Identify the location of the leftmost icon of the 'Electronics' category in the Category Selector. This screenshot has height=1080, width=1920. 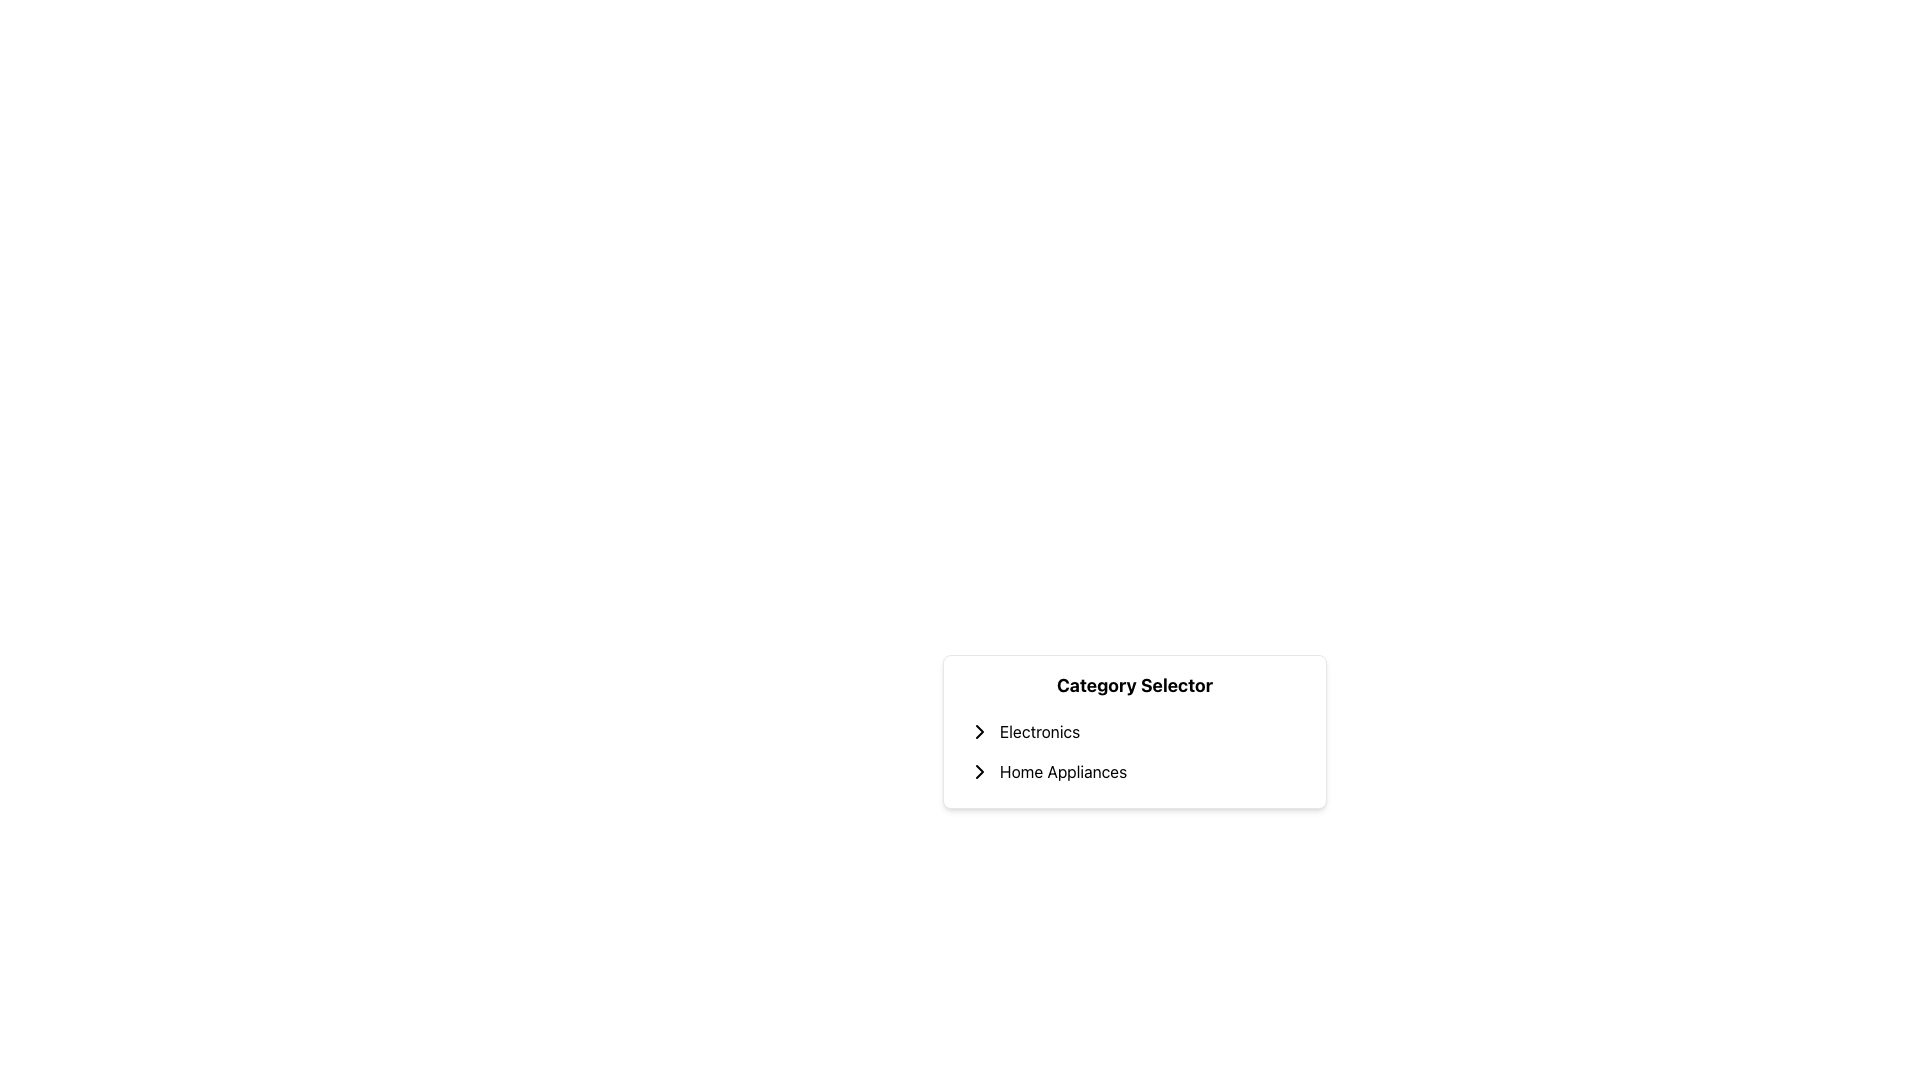
(979, 732).